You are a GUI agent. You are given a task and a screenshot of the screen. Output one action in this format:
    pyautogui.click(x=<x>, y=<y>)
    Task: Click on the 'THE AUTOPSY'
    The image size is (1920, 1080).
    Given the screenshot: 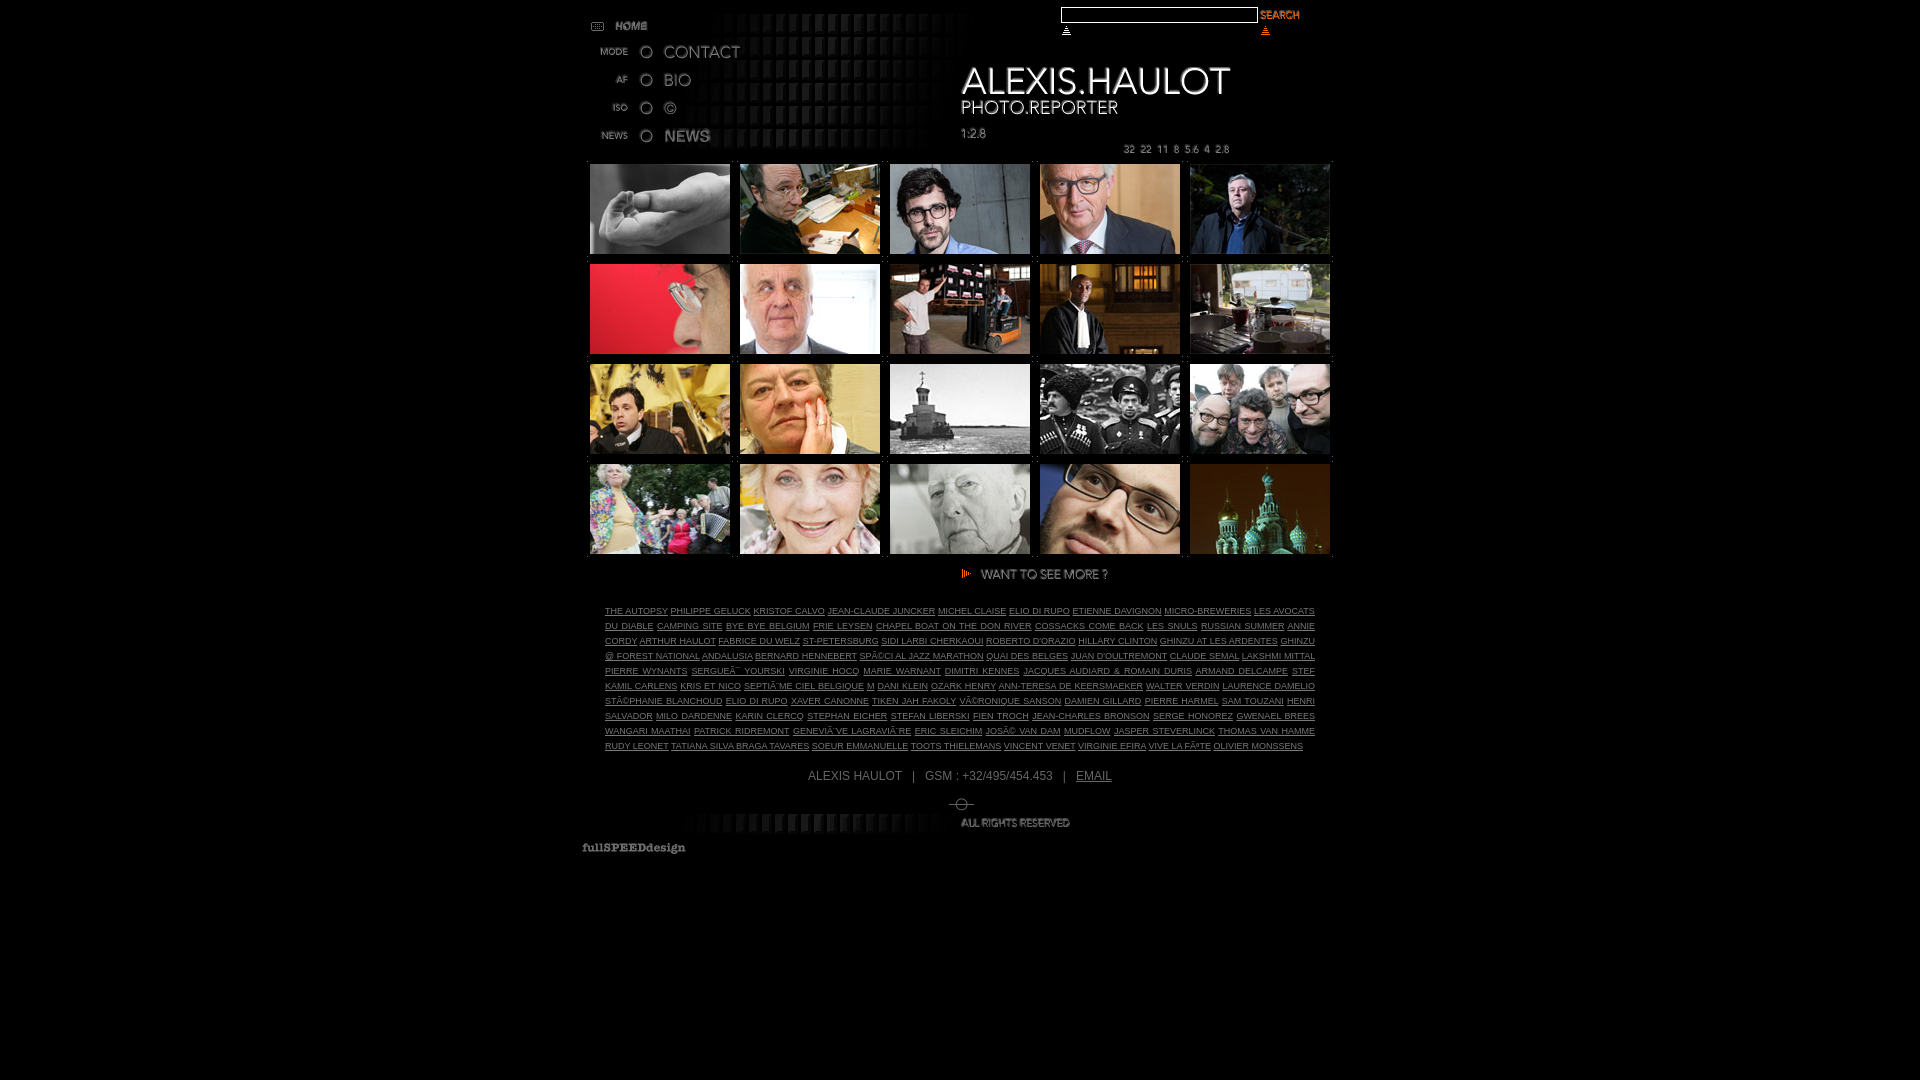 What is the action you would take?
    pyautogui.click(x=635, y=609)
    